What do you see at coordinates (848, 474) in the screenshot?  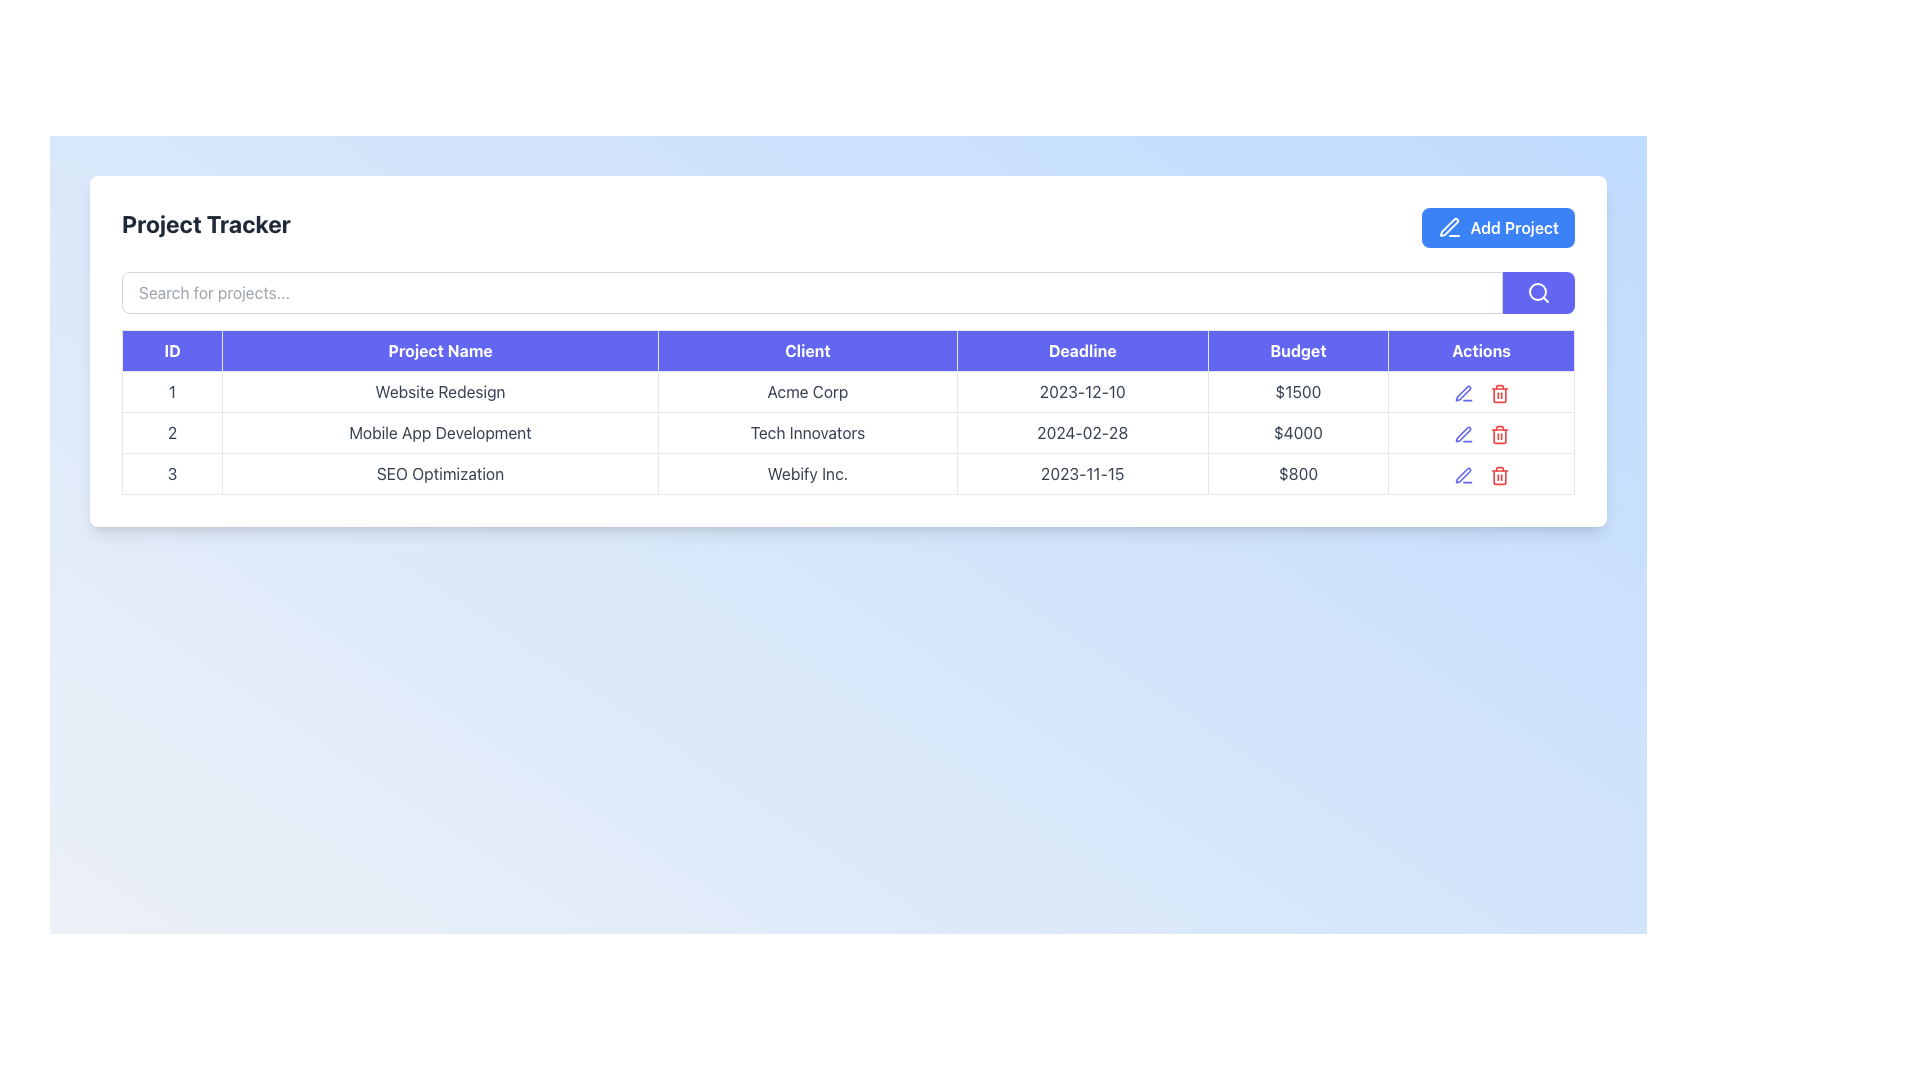 I see `the third row of the project tracker table` at bounding box center [848, 474].